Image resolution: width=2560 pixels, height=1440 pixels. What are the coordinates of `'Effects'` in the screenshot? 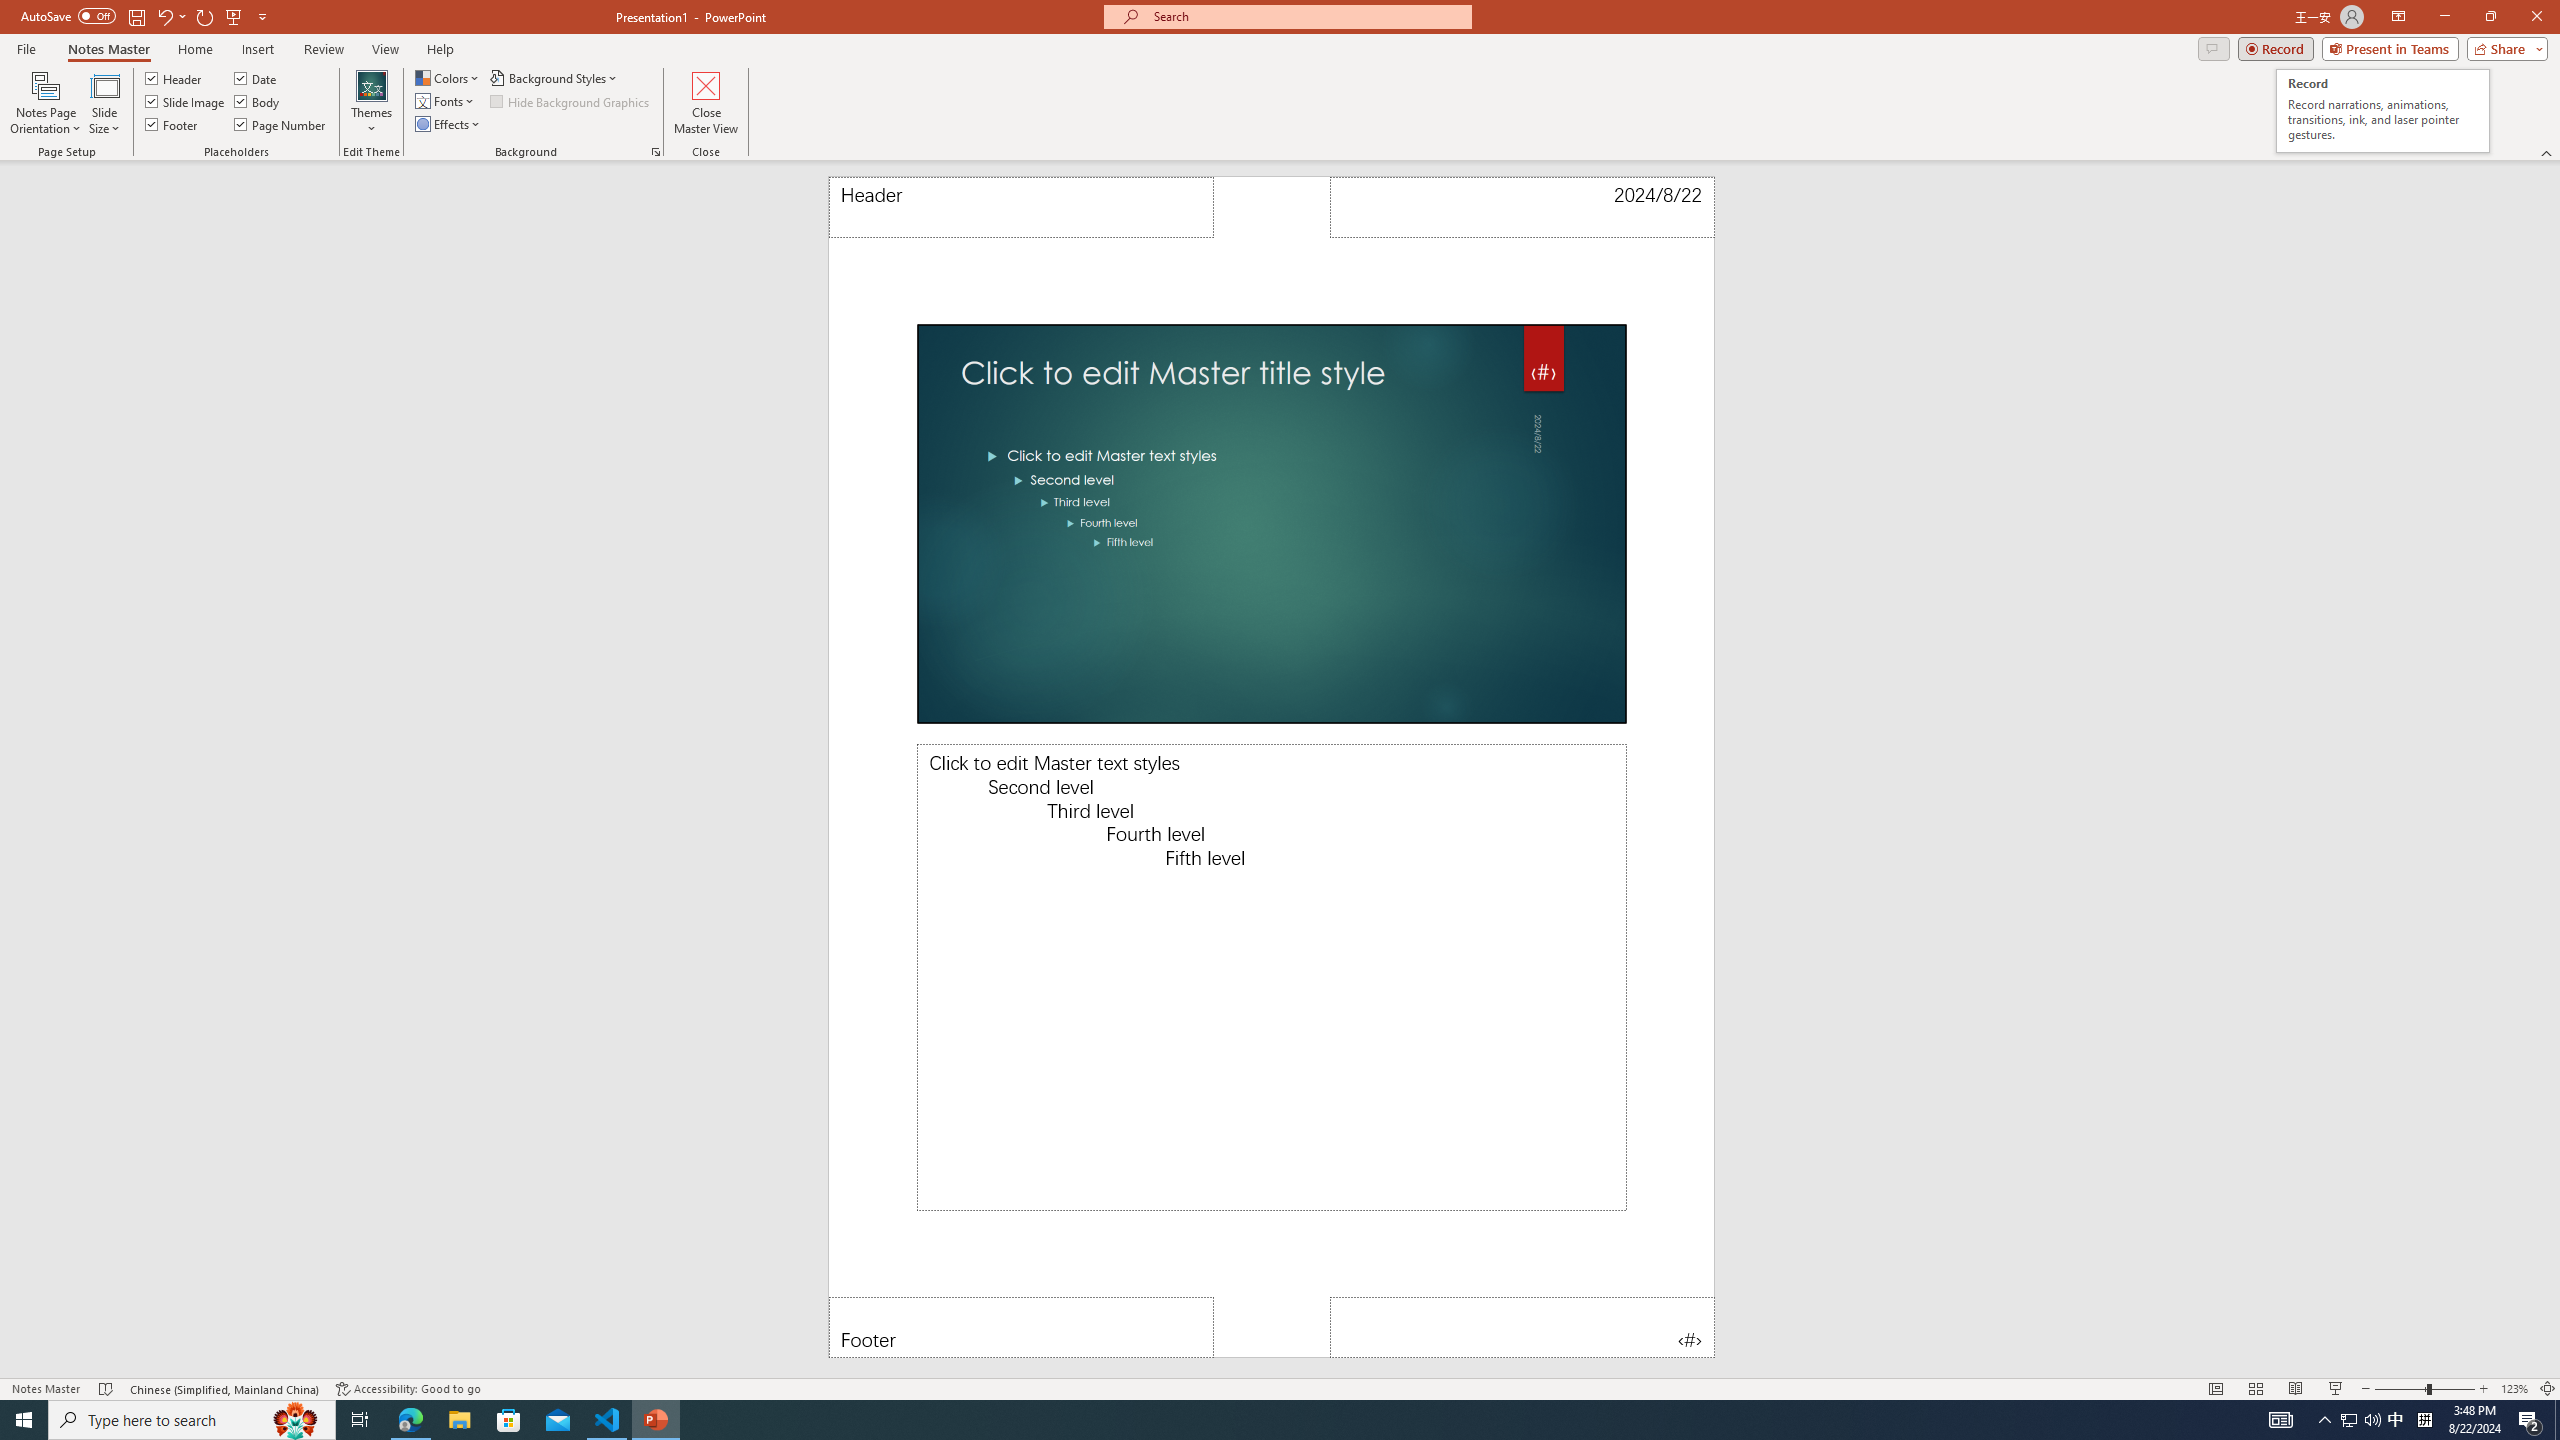 It's located at (448, 122).